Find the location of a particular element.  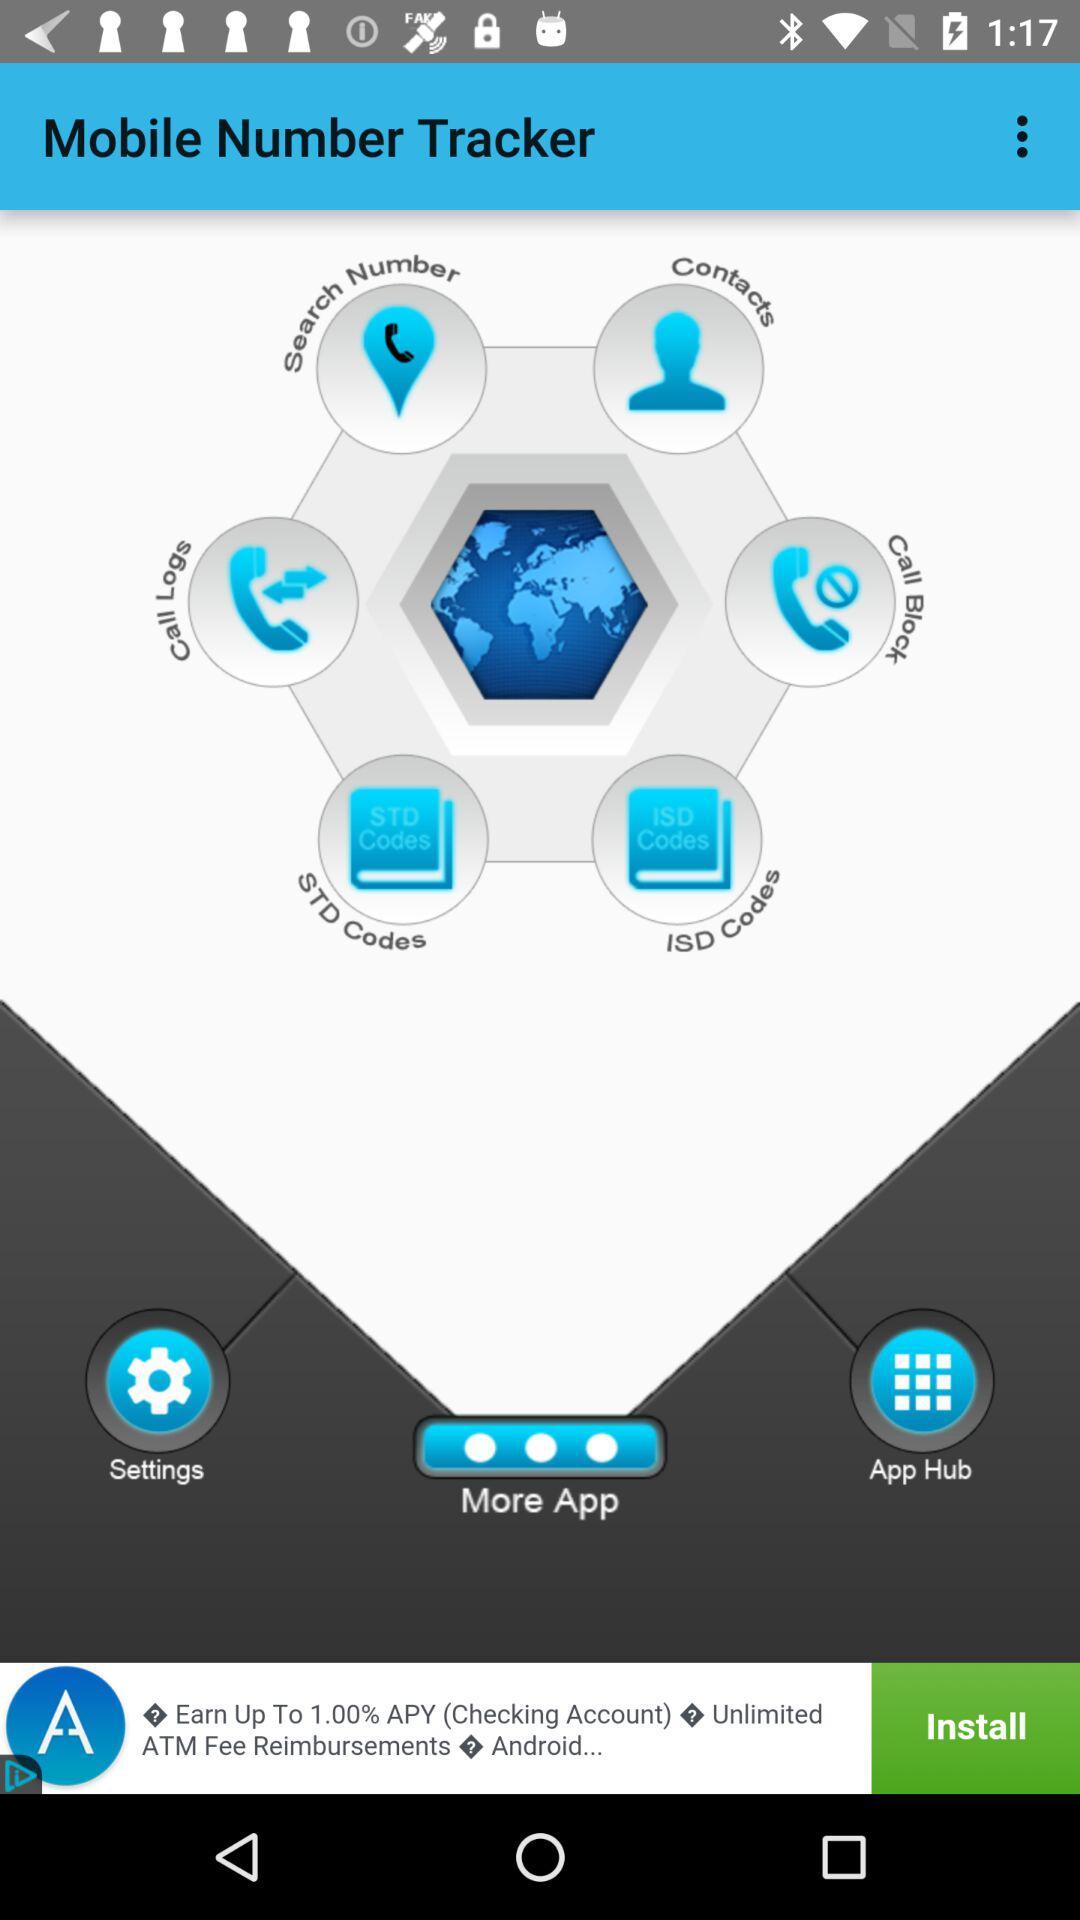

std codes is located at coordinates (400, 840).